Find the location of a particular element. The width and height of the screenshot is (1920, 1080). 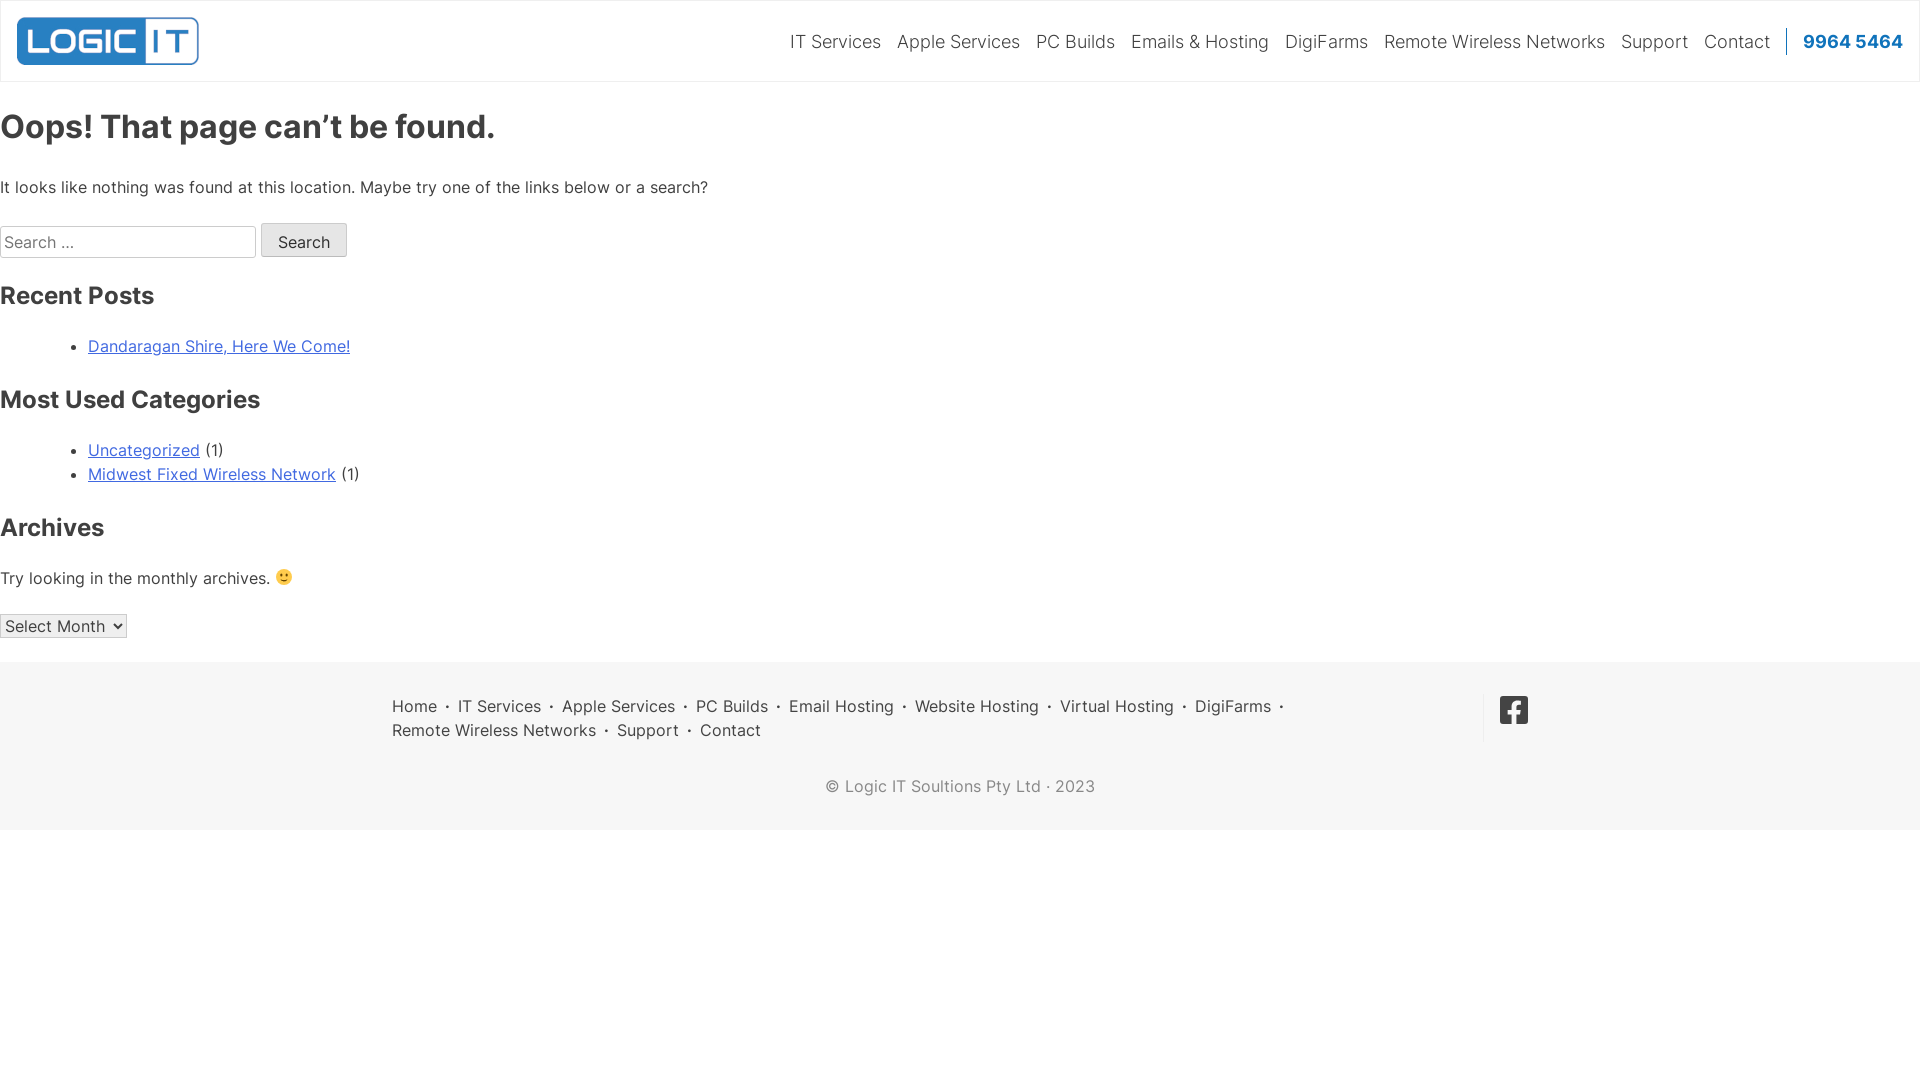

'PC Builds' is located at coordinates (1074, 41).